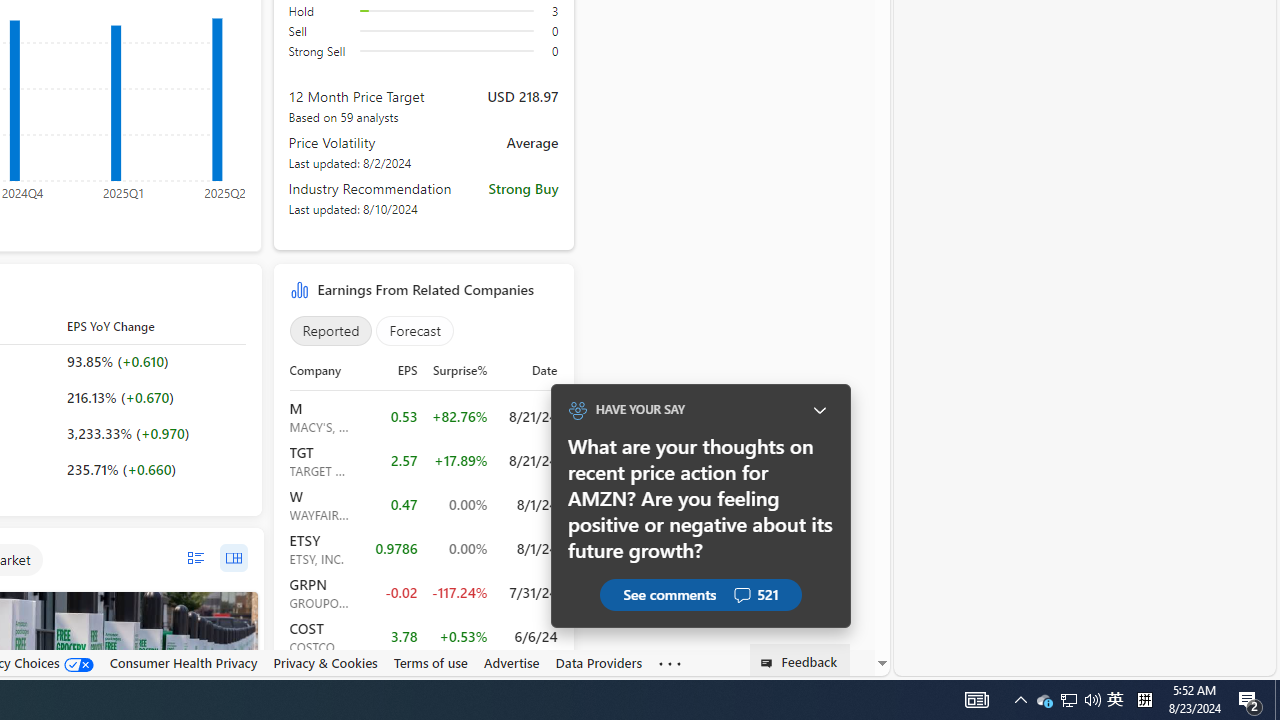 This screenshot has width=1280, height=720. I want to click on 'Reported', so click(330, 330).